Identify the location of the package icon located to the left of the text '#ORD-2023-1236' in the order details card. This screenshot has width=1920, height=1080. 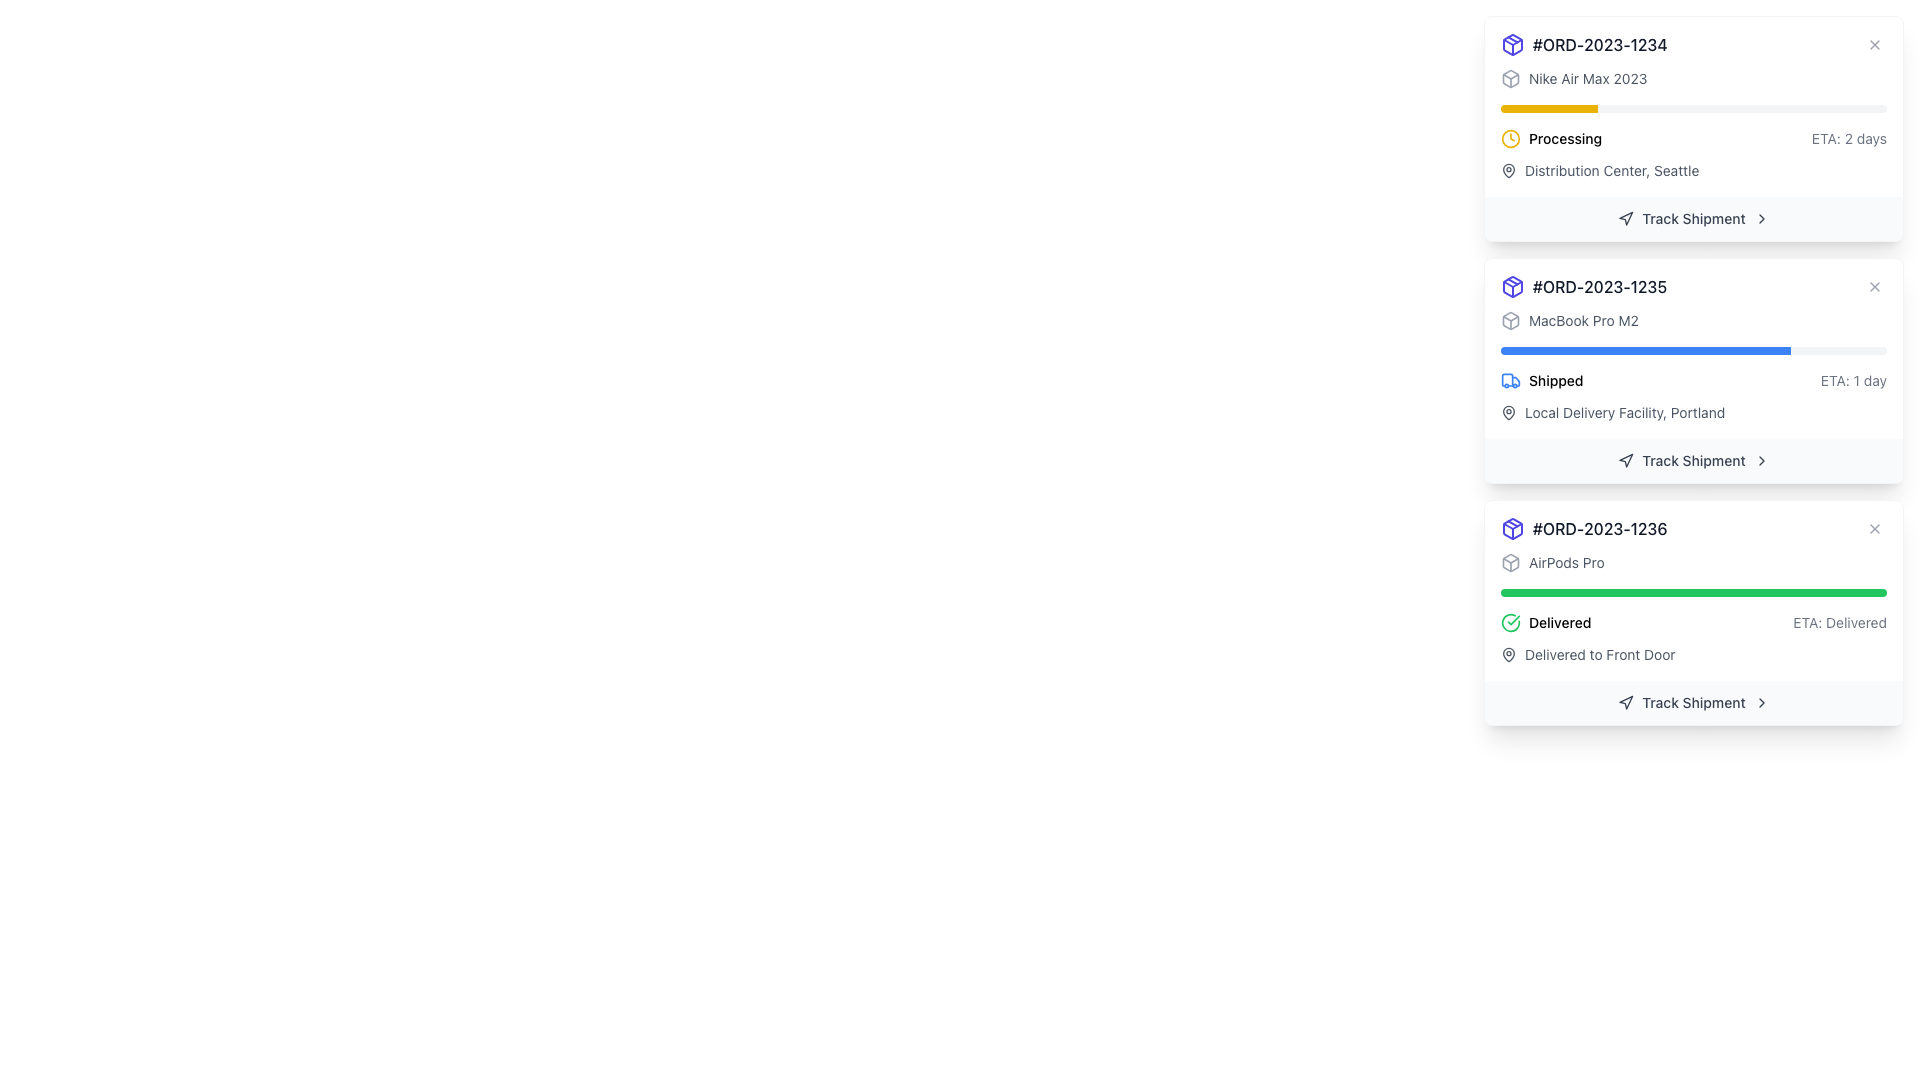
(1512, 527).